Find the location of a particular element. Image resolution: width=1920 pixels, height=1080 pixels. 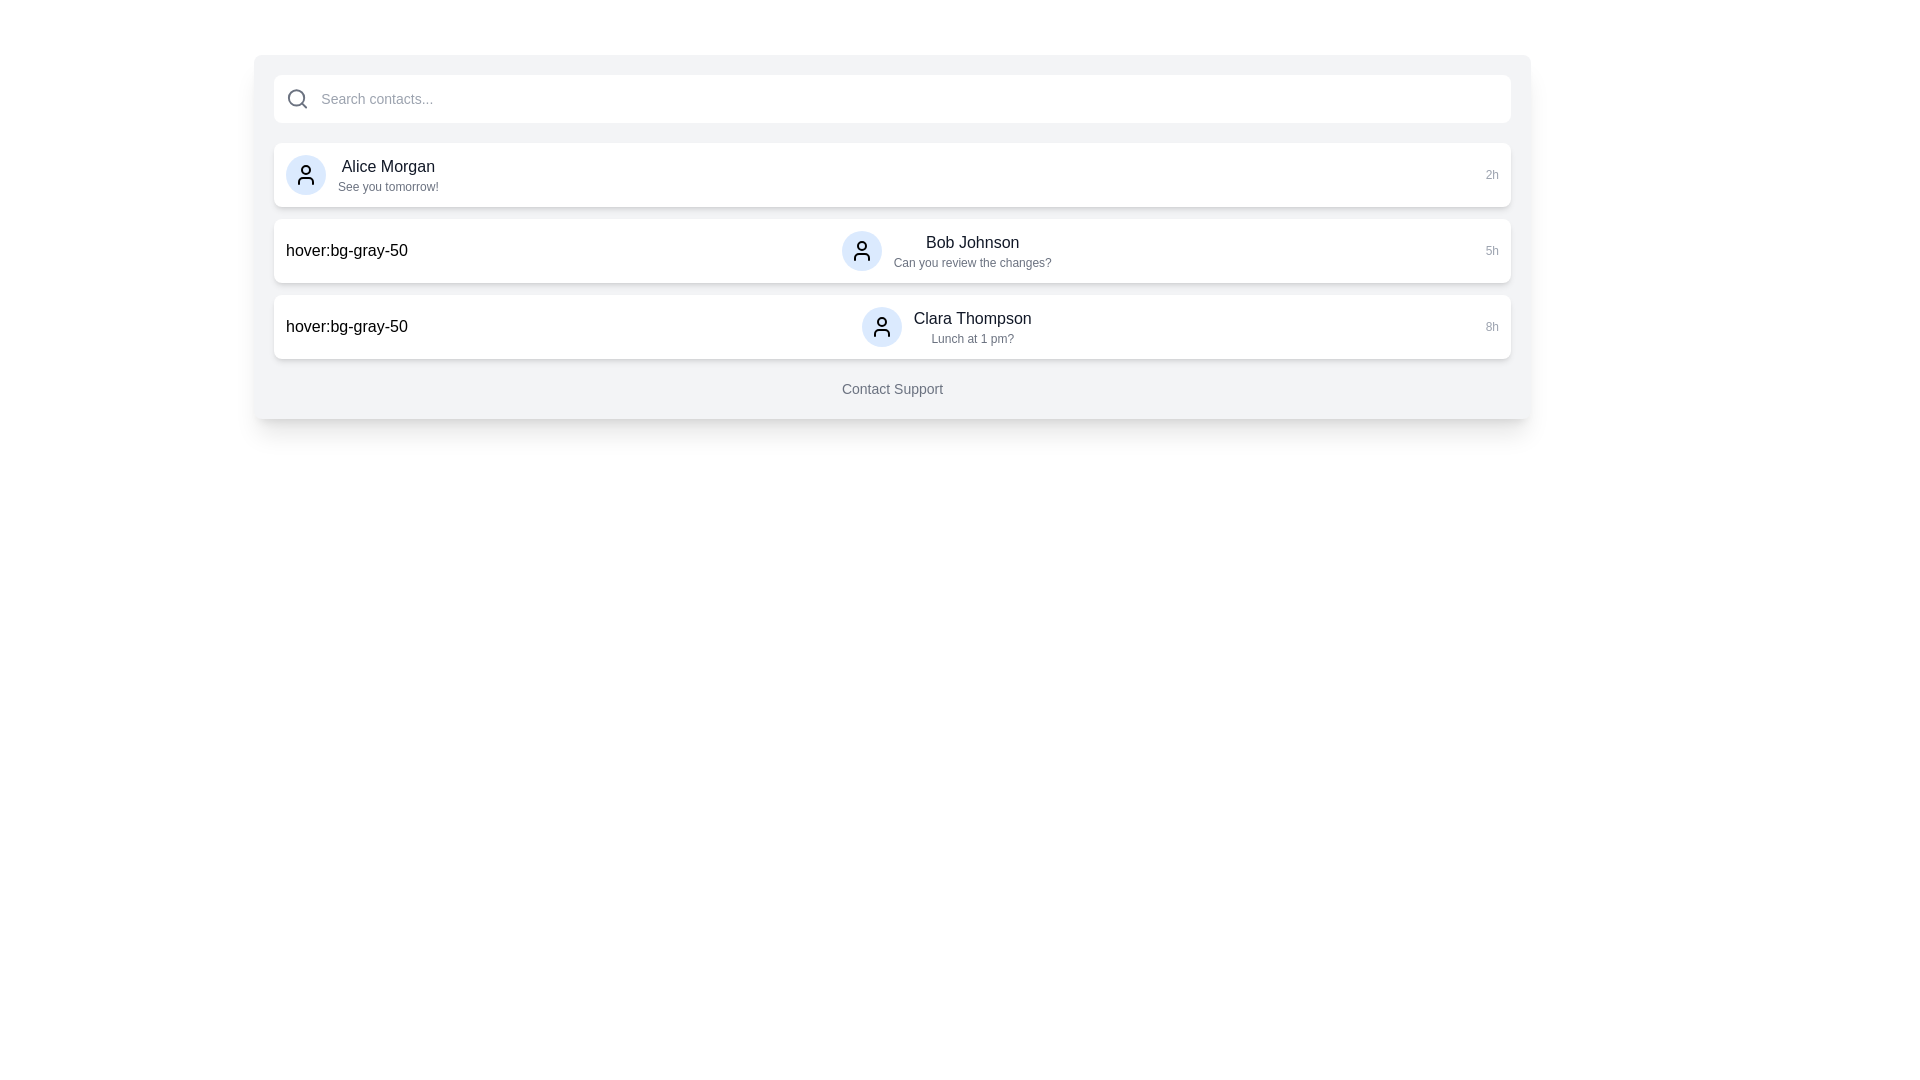

the text block that displays 'Bob Johnson' and 'Can you review the changes?' is located at coordinates (972, 249).